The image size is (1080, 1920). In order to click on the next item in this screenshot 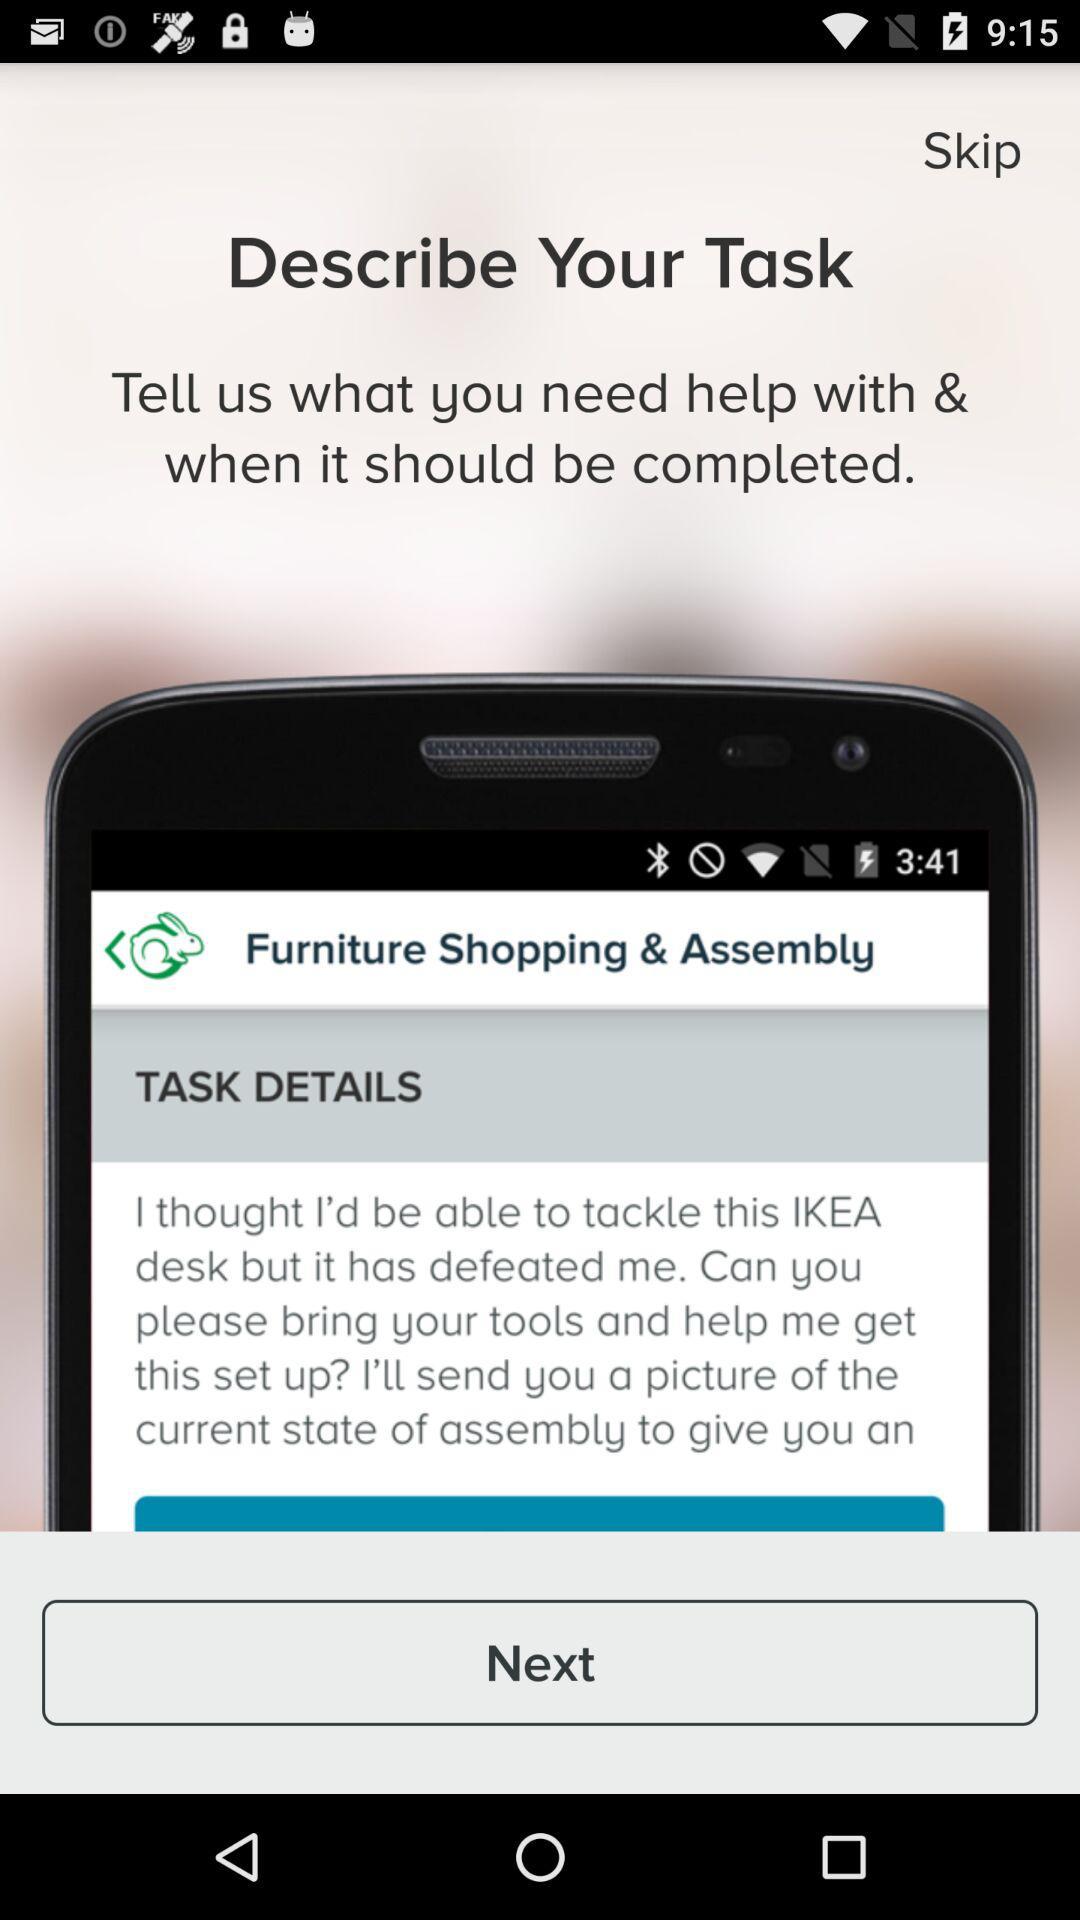, I will do `click(540, 1662)`.